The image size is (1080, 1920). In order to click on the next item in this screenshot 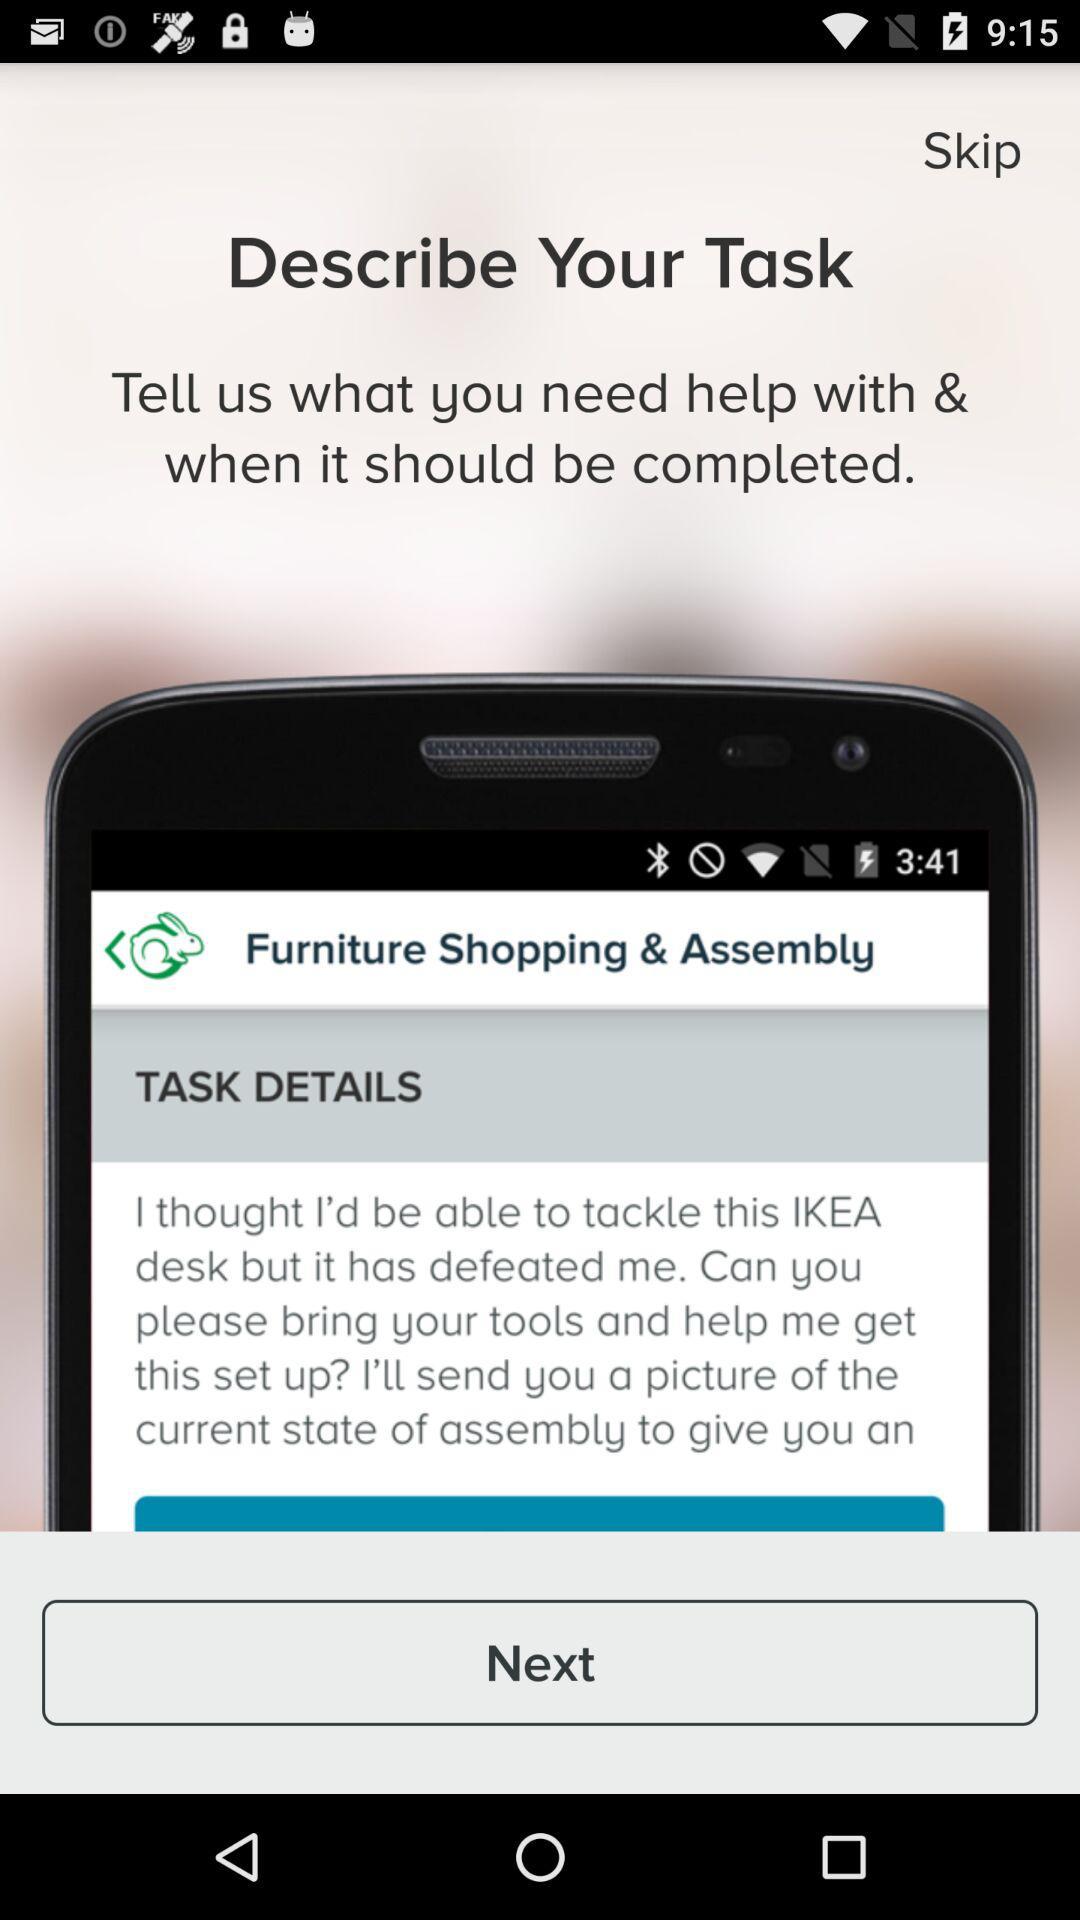, I will do `click(540, 1662)`.